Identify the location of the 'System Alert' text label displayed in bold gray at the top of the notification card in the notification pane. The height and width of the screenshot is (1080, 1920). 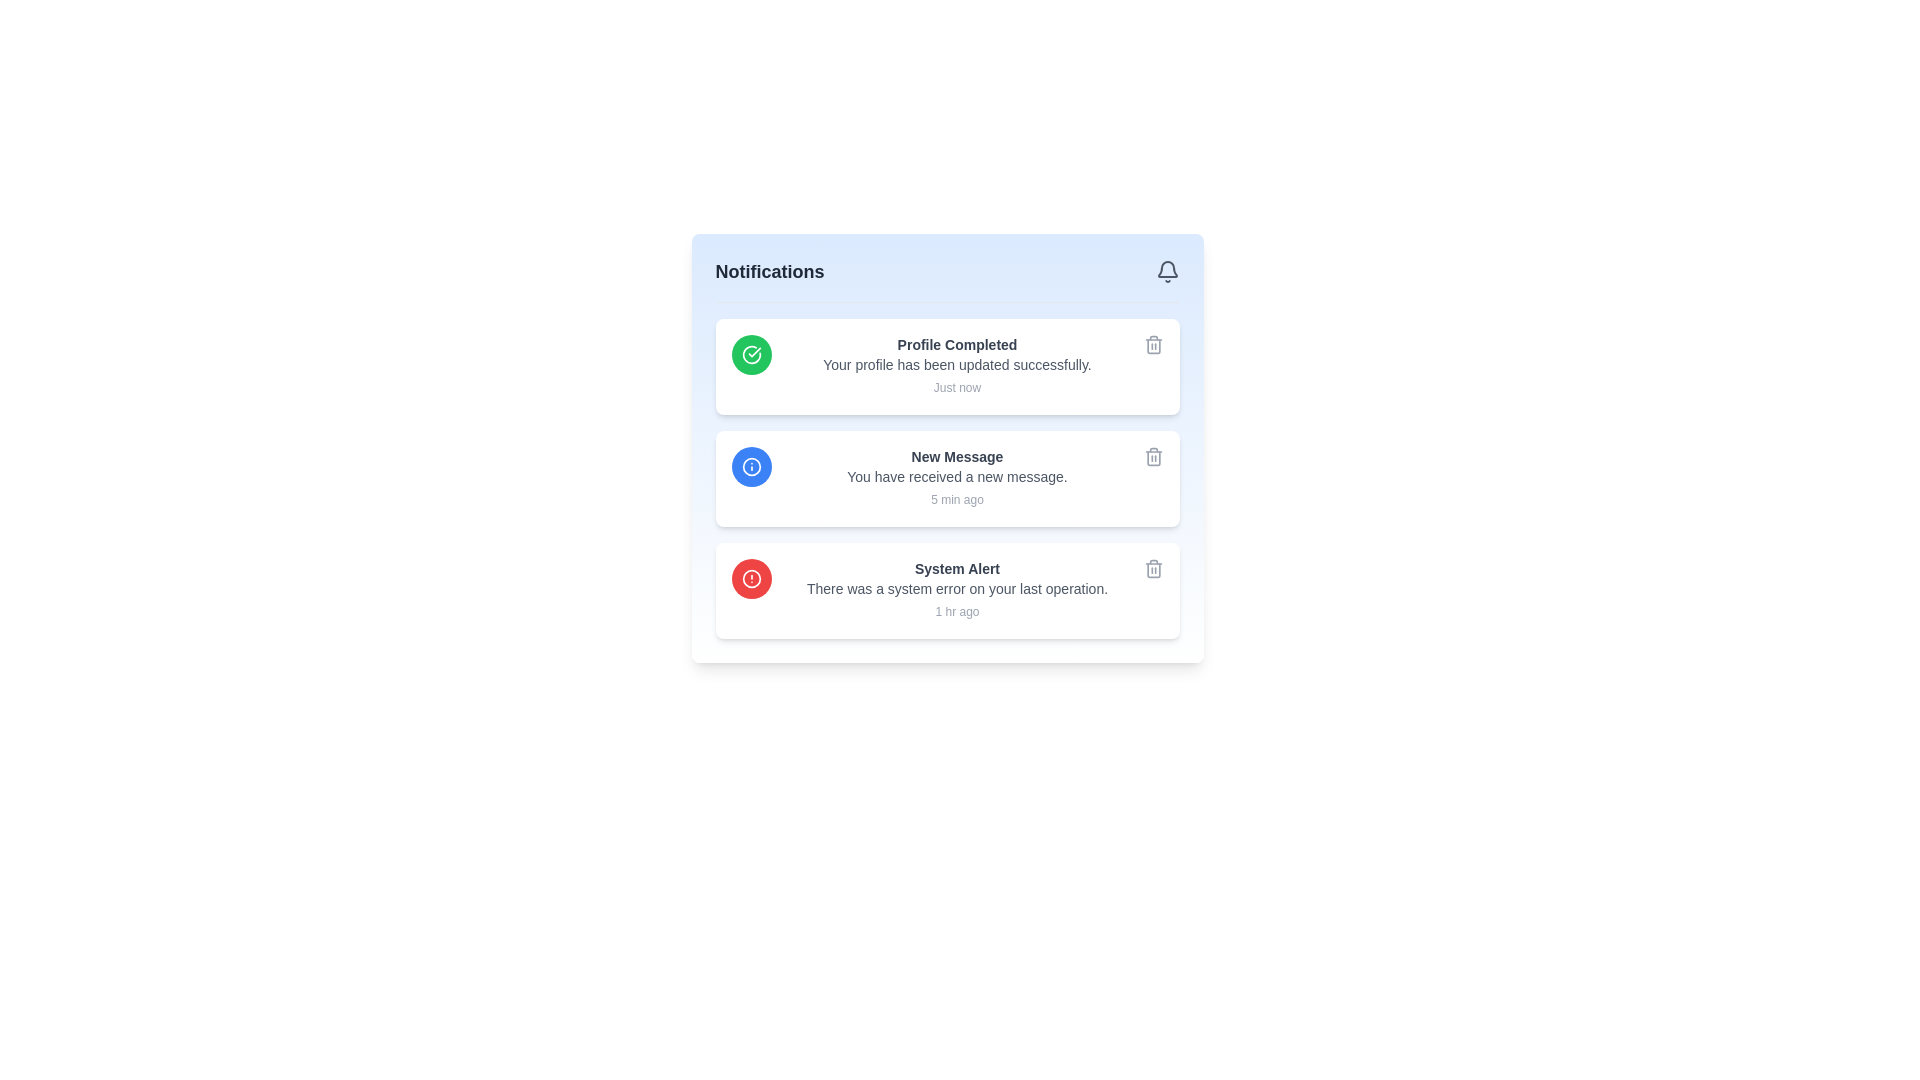
(956, 569).